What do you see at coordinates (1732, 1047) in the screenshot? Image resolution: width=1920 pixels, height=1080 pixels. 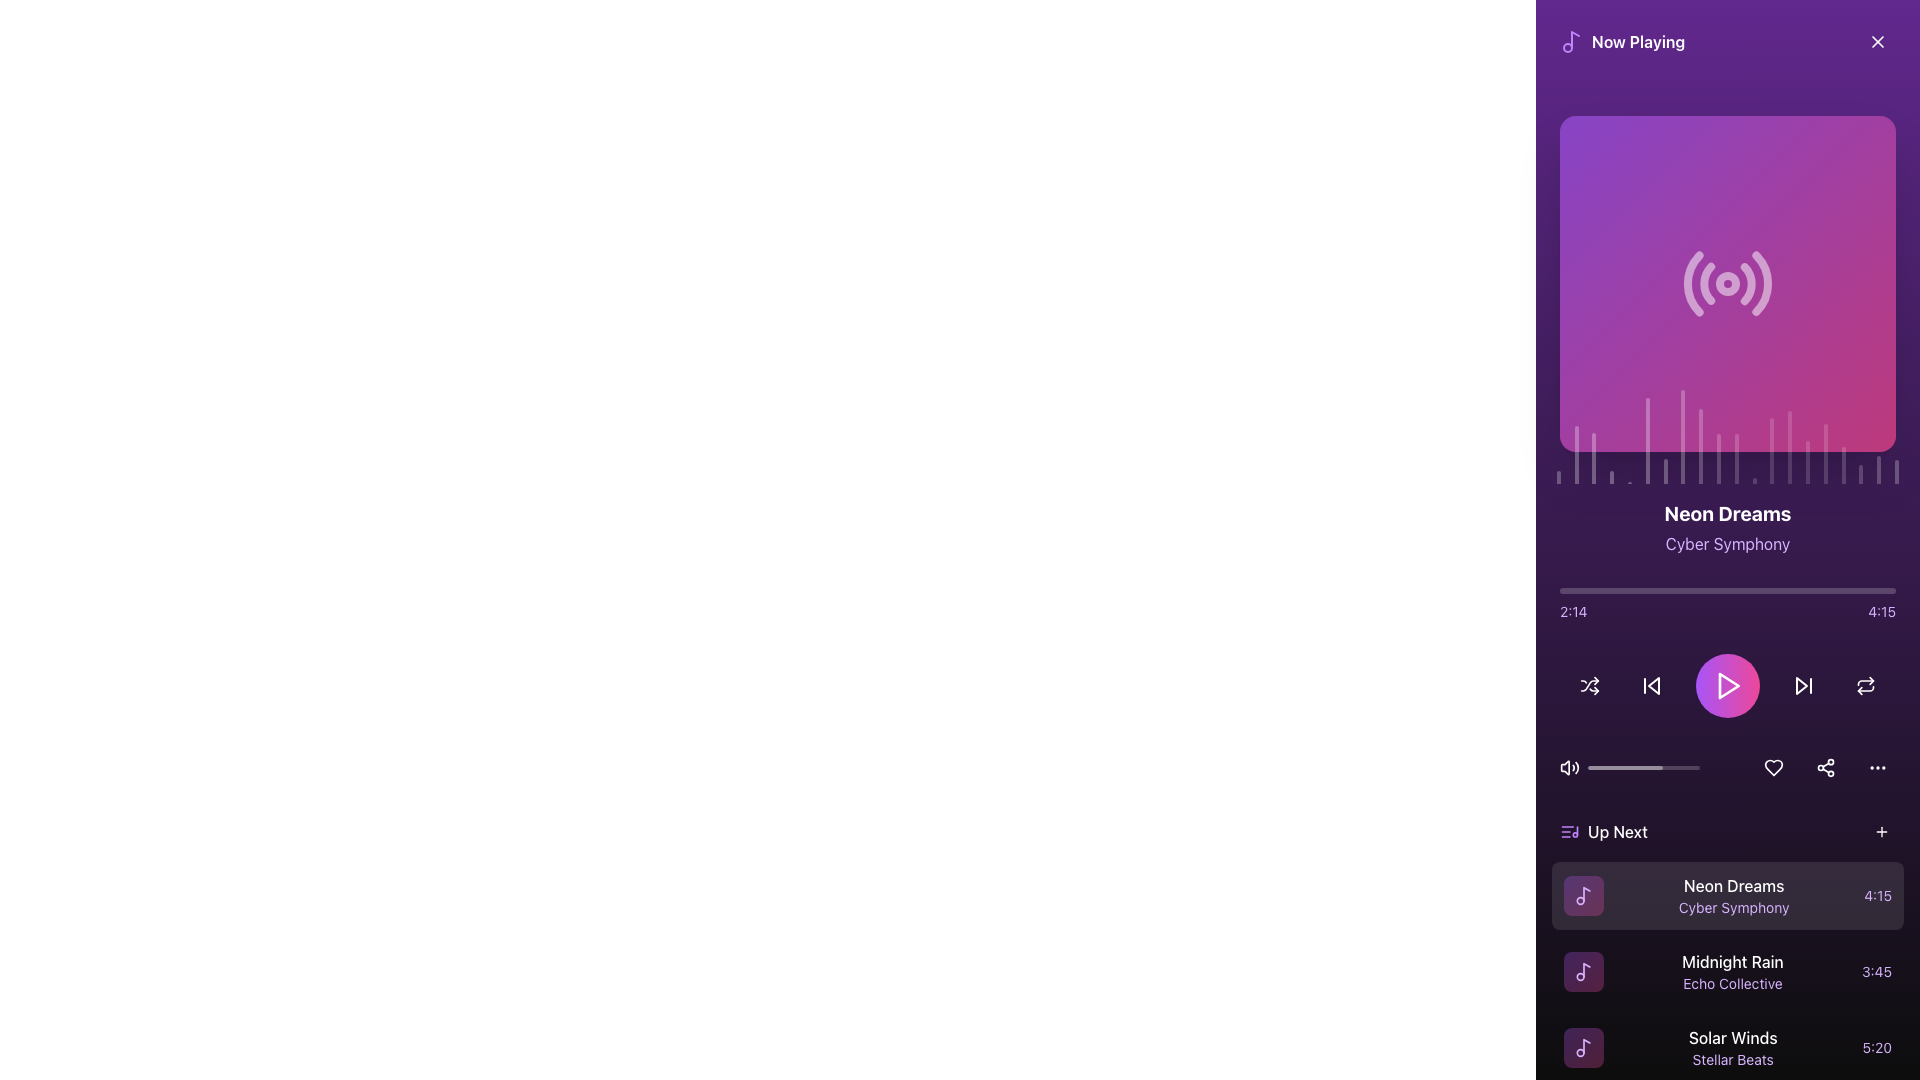 I see `the 'Solar Winds' and 'Stellar Beats' text label, which is the third item` at bounding box center [1732, 1047].